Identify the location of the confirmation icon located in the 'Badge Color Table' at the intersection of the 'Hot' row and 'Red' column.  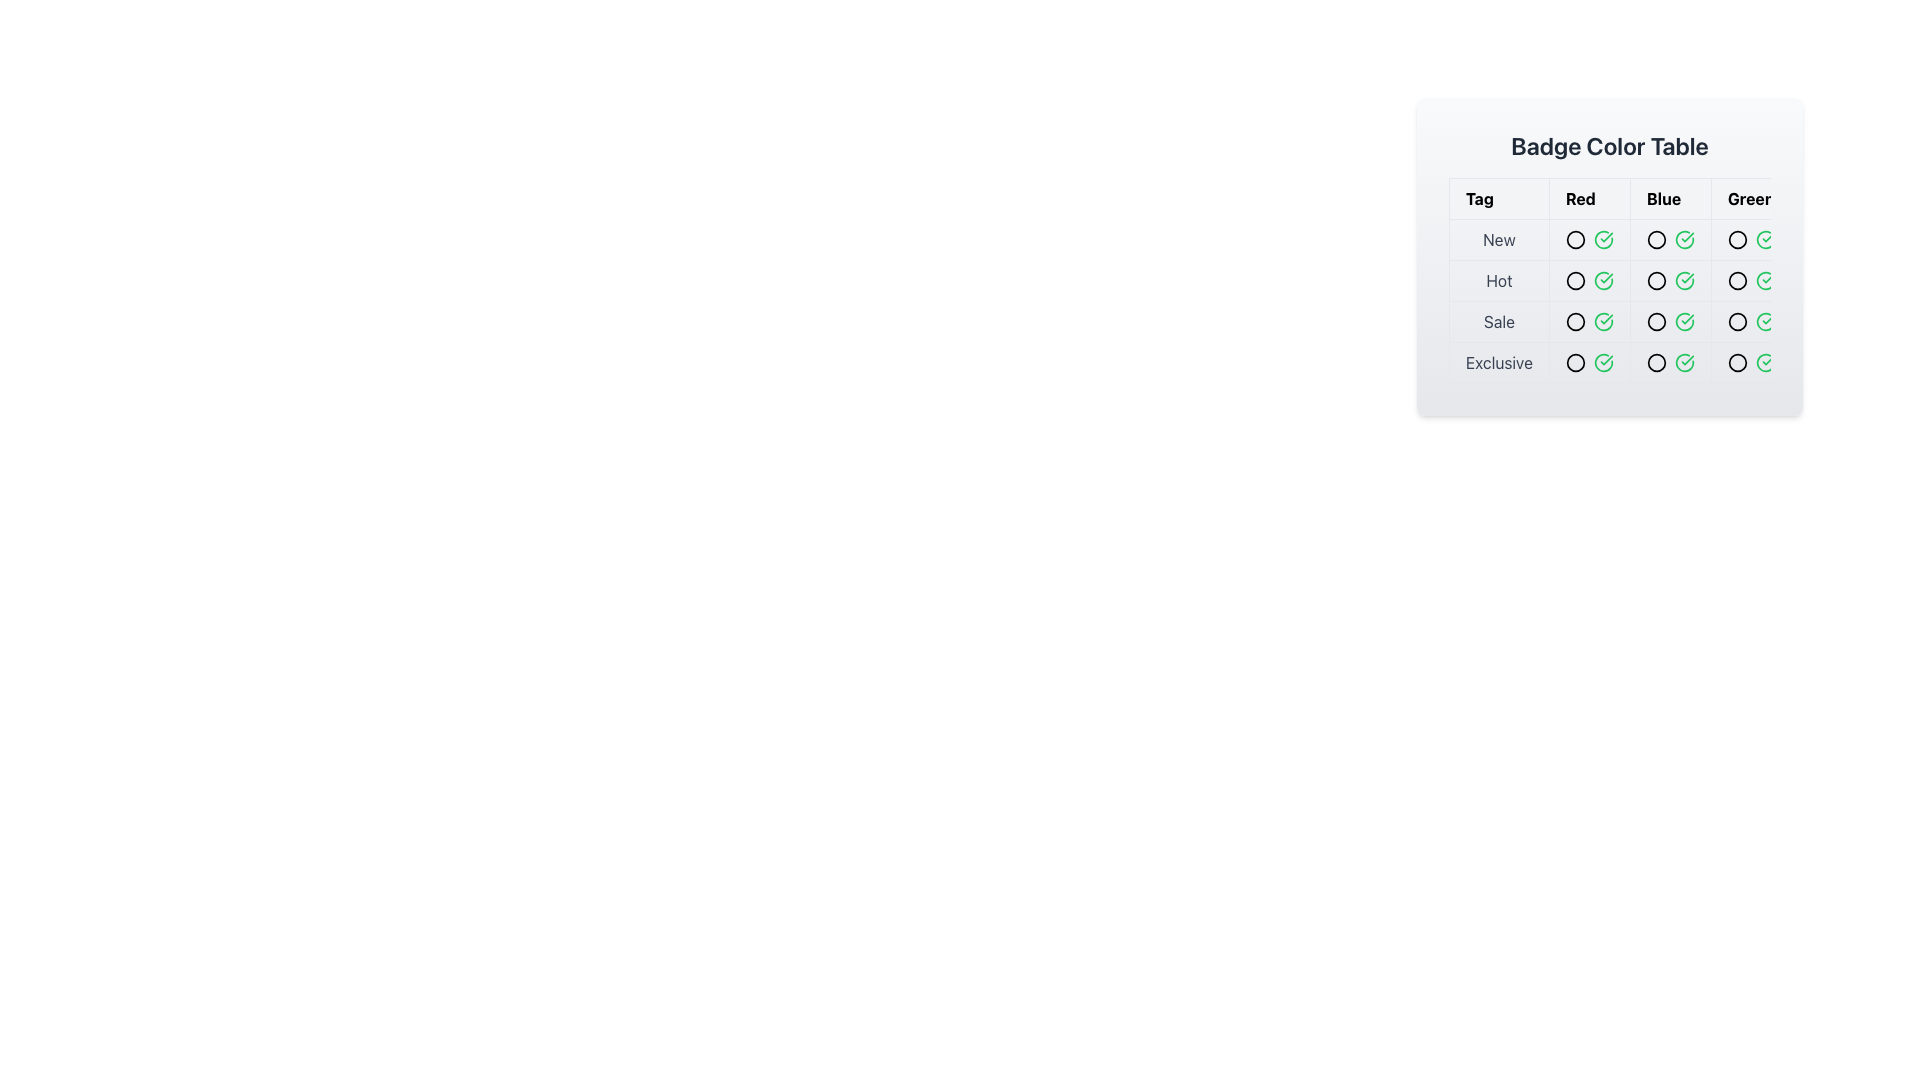
(1603, 281).